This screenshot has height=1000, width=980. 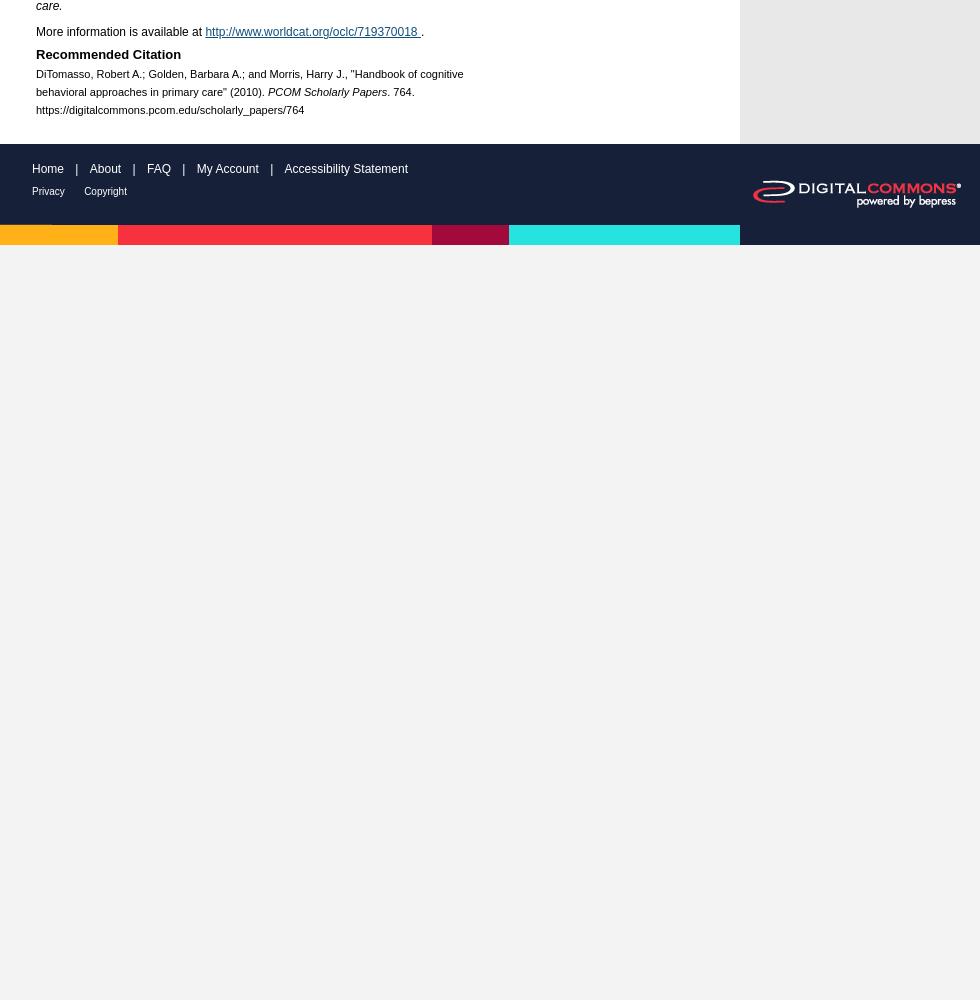 I want to click on 'Recommended Citation', so click(x=108, y=54).